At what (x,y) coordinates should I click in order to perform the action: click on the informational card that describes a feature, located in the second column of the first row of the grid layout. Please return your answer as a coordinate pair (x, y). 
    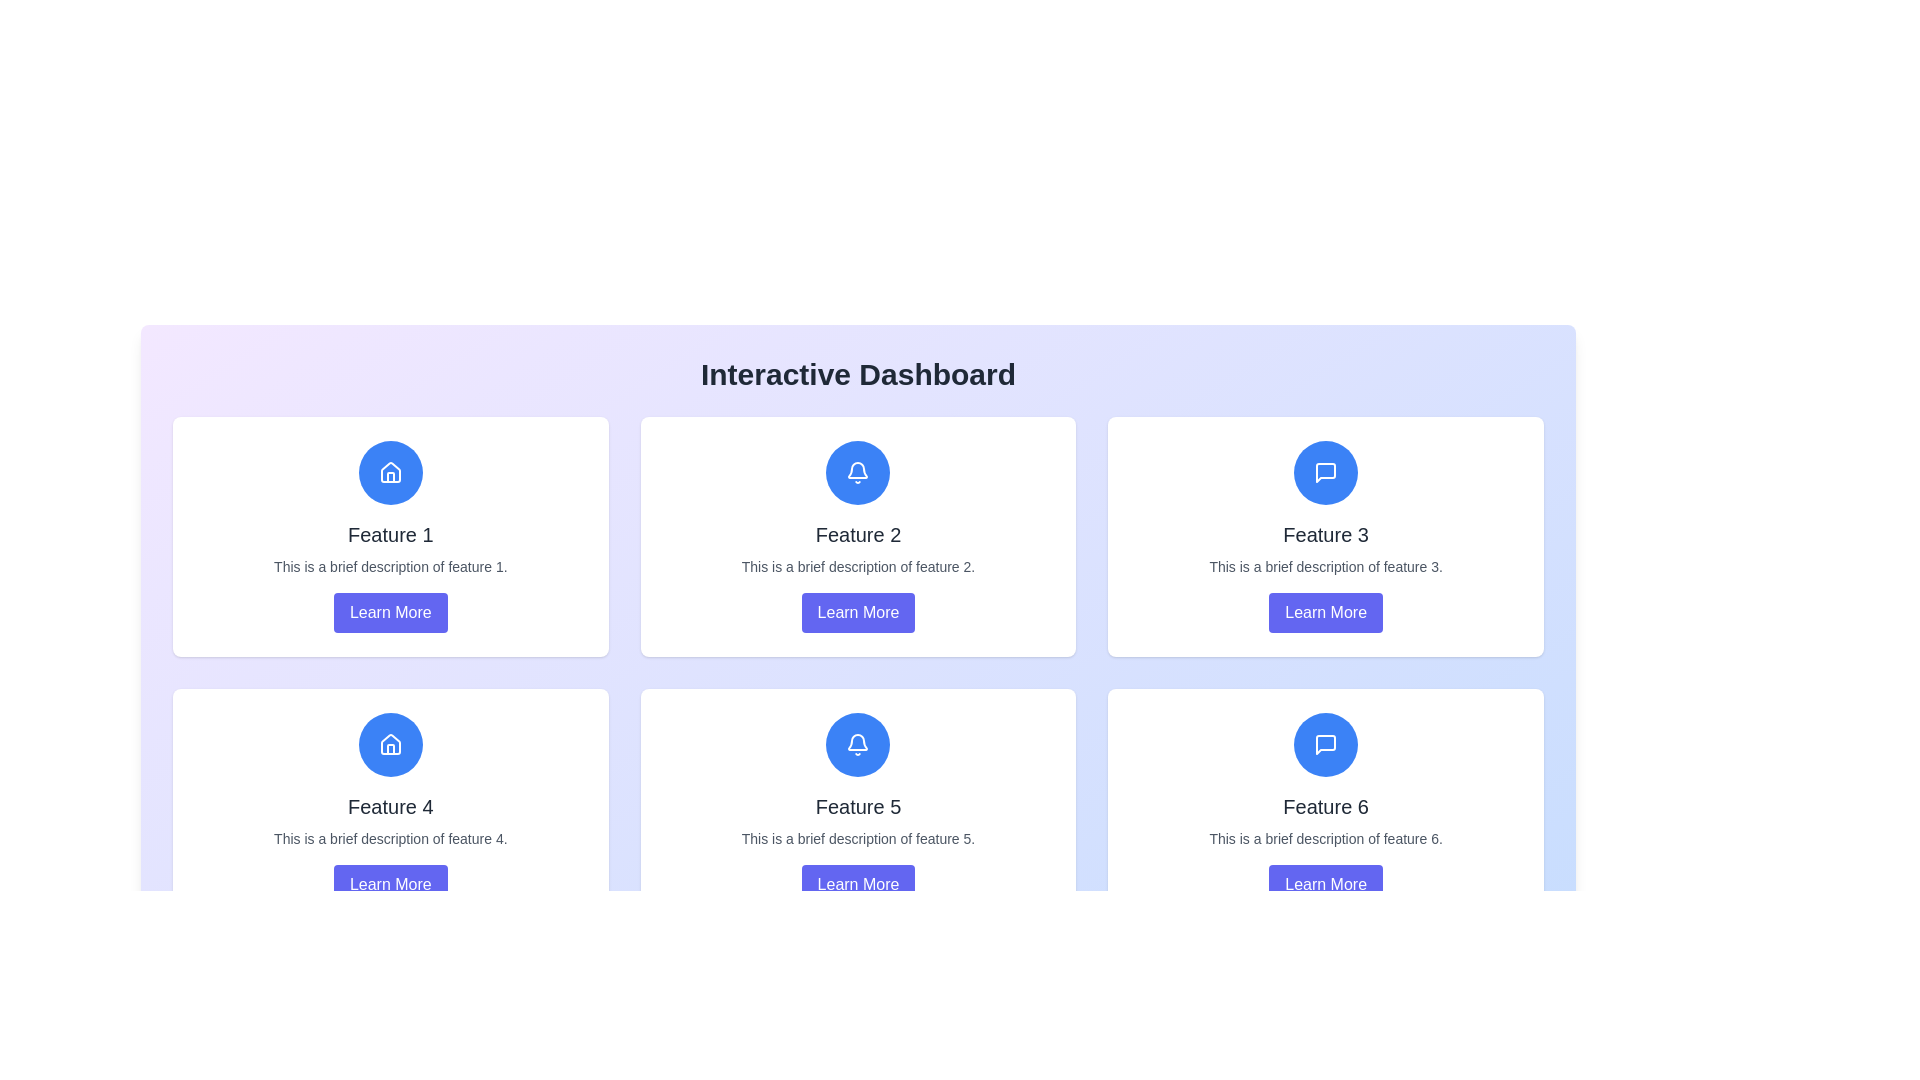
    Looking at the image, I should click on (858, 535).